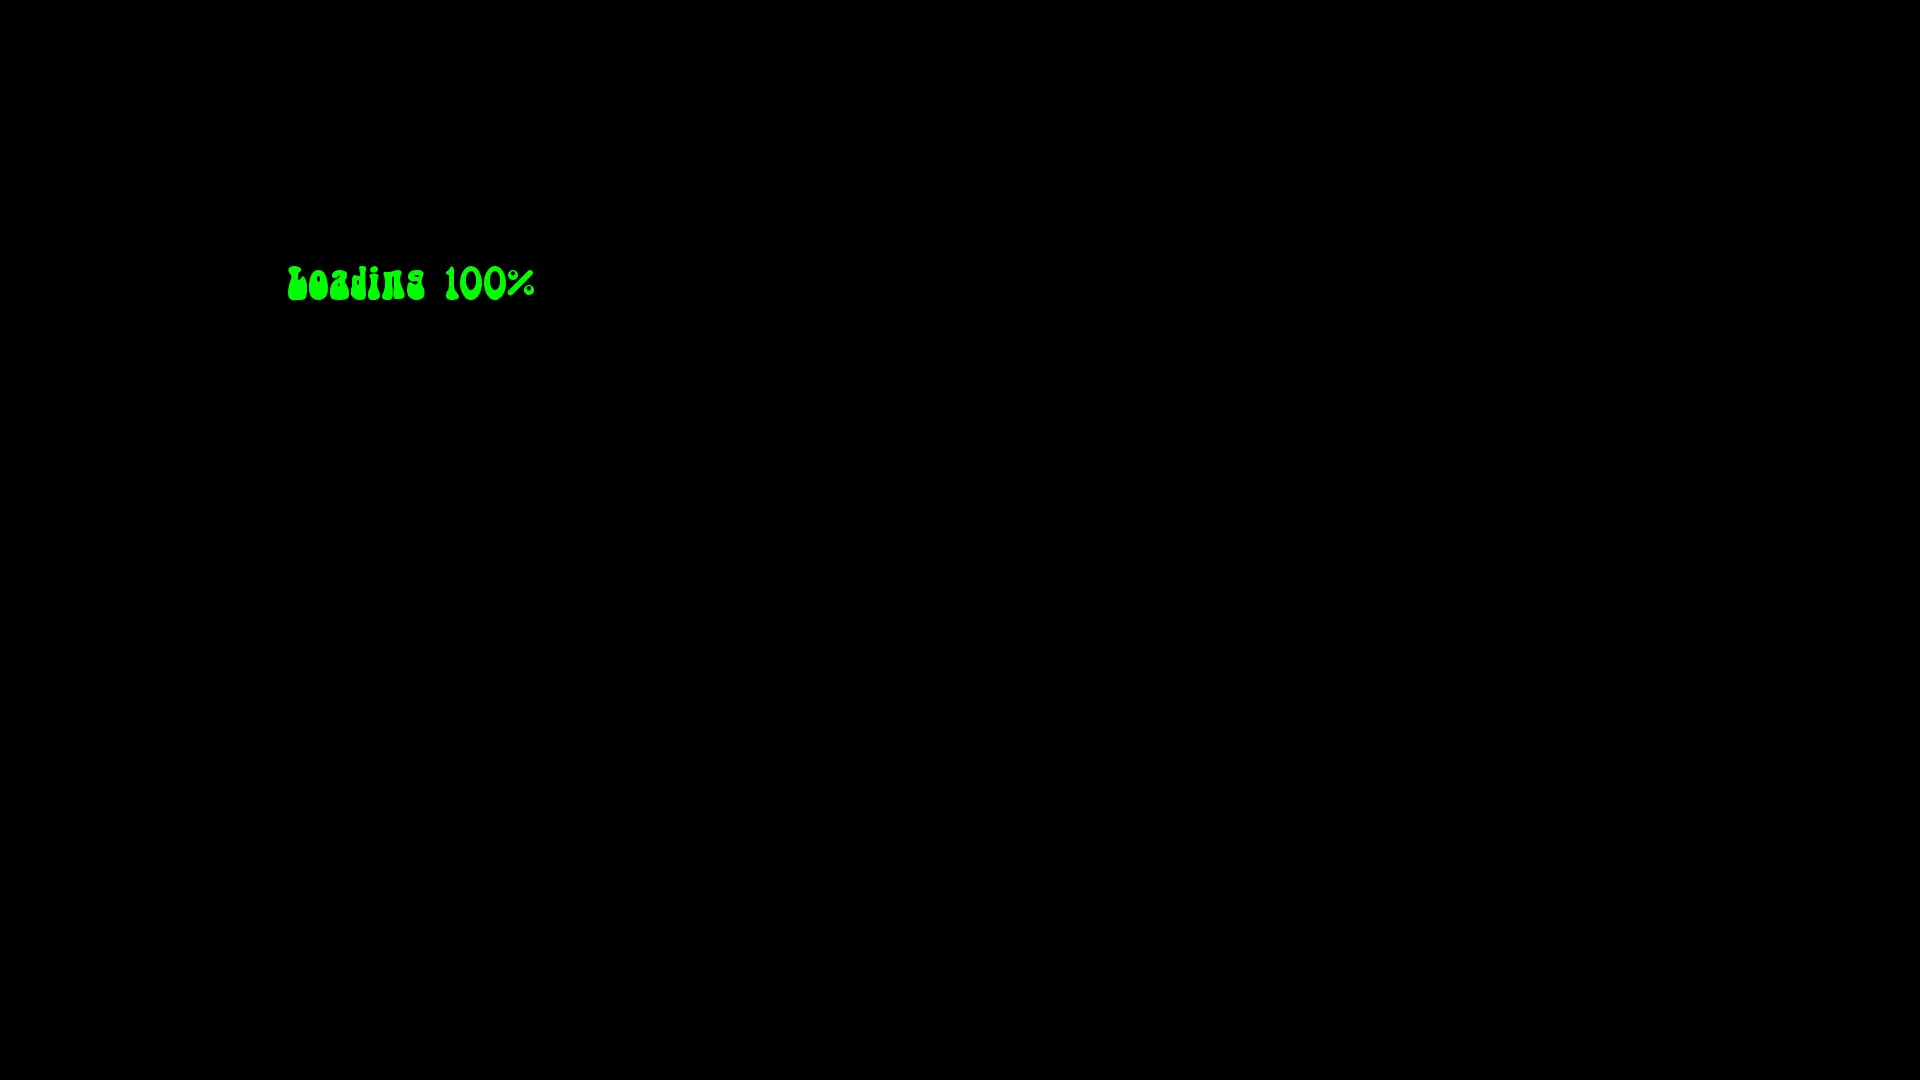  I want to click on MENU, so click(661, 423).